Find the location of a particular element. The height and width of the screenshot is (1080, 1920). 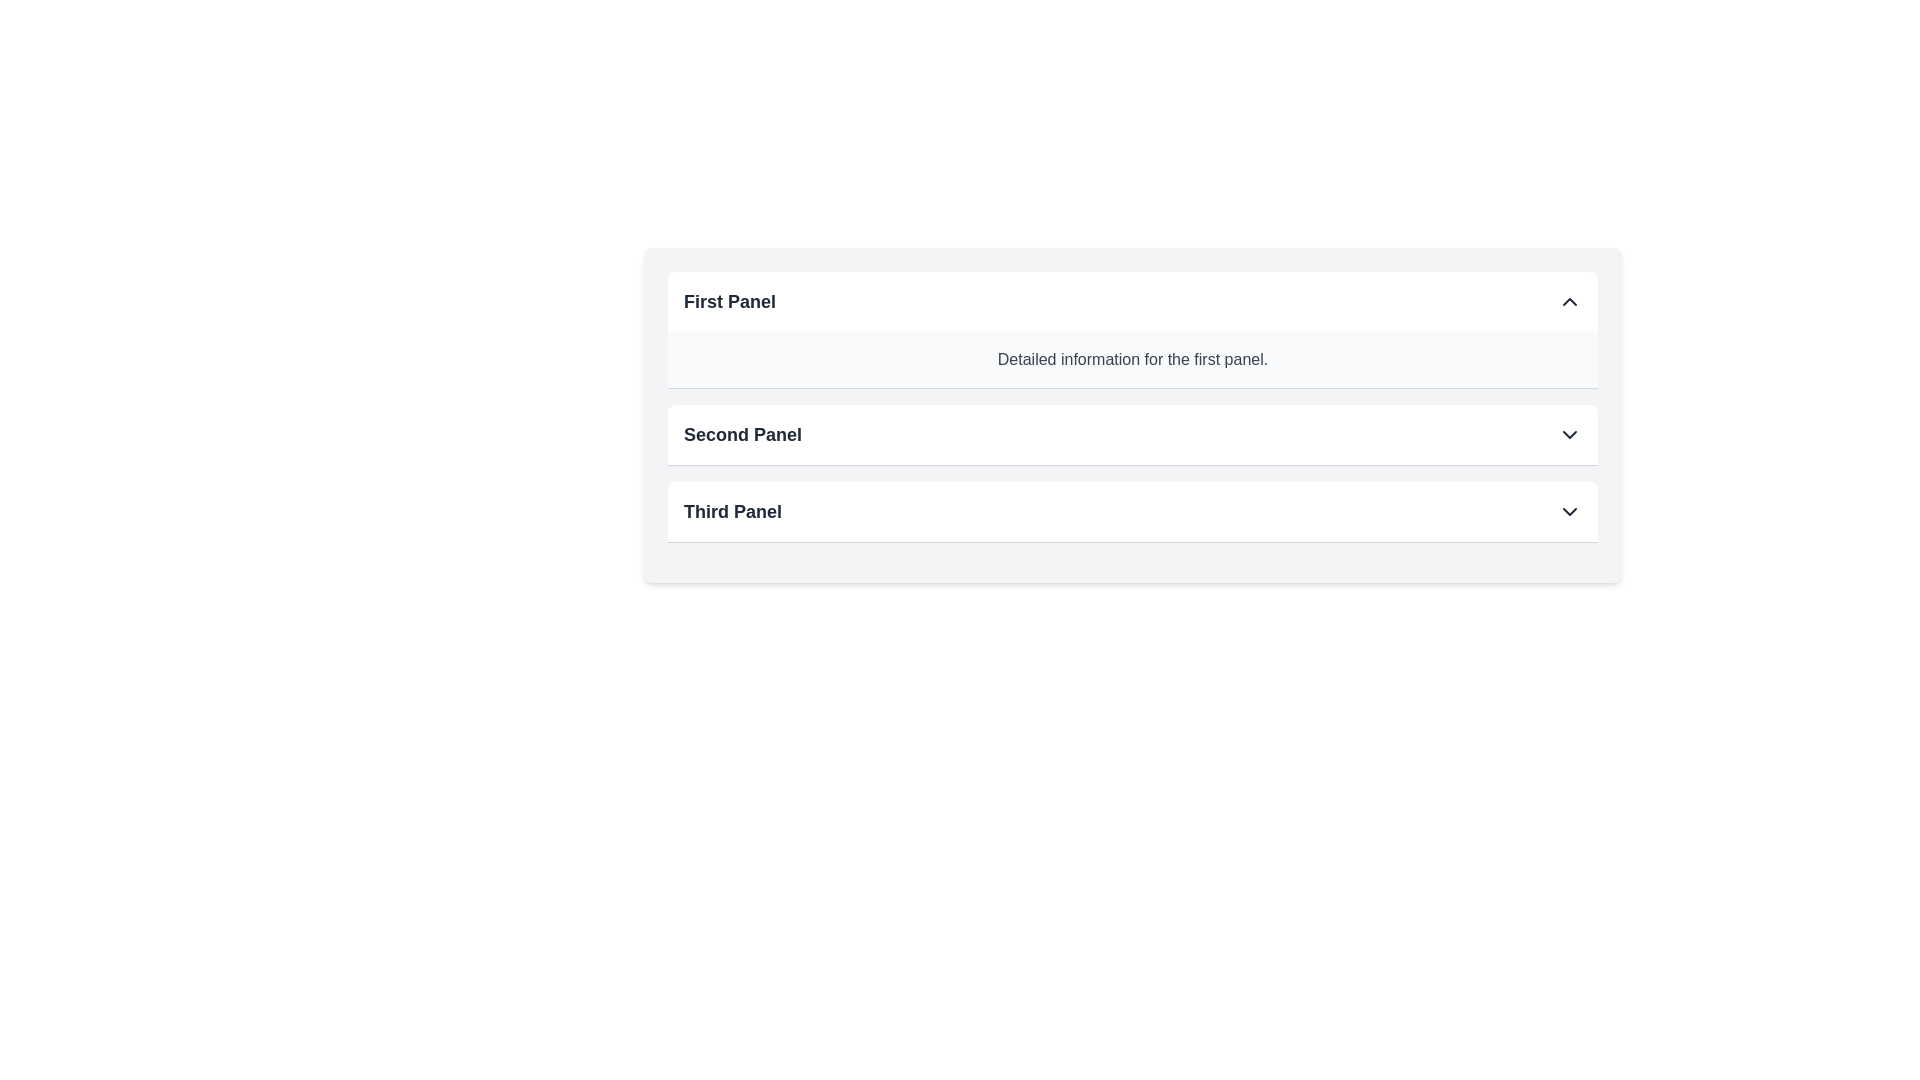

the third collapsible panel header is located at coordinates (1132, 511).